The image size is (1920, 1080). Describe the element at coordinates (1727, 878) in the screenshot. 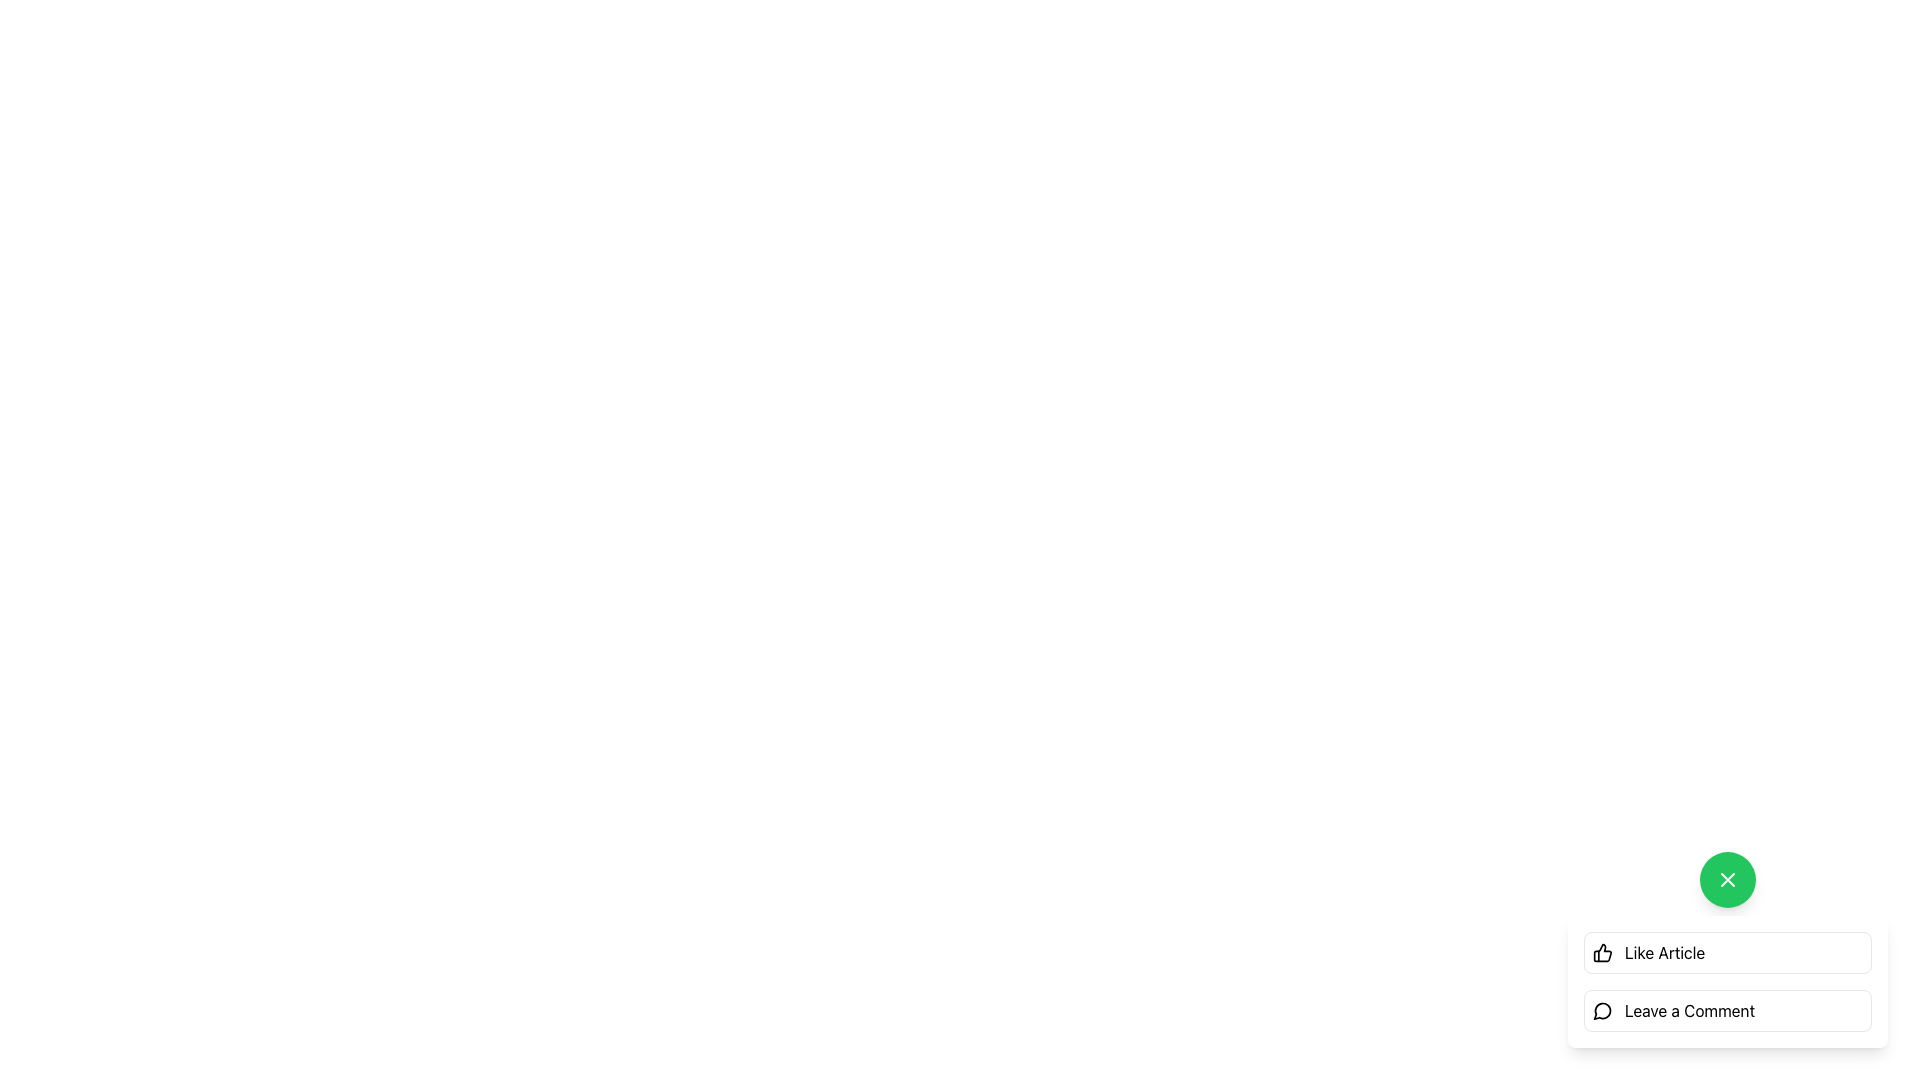

I see `the Close Icon located` at that location.